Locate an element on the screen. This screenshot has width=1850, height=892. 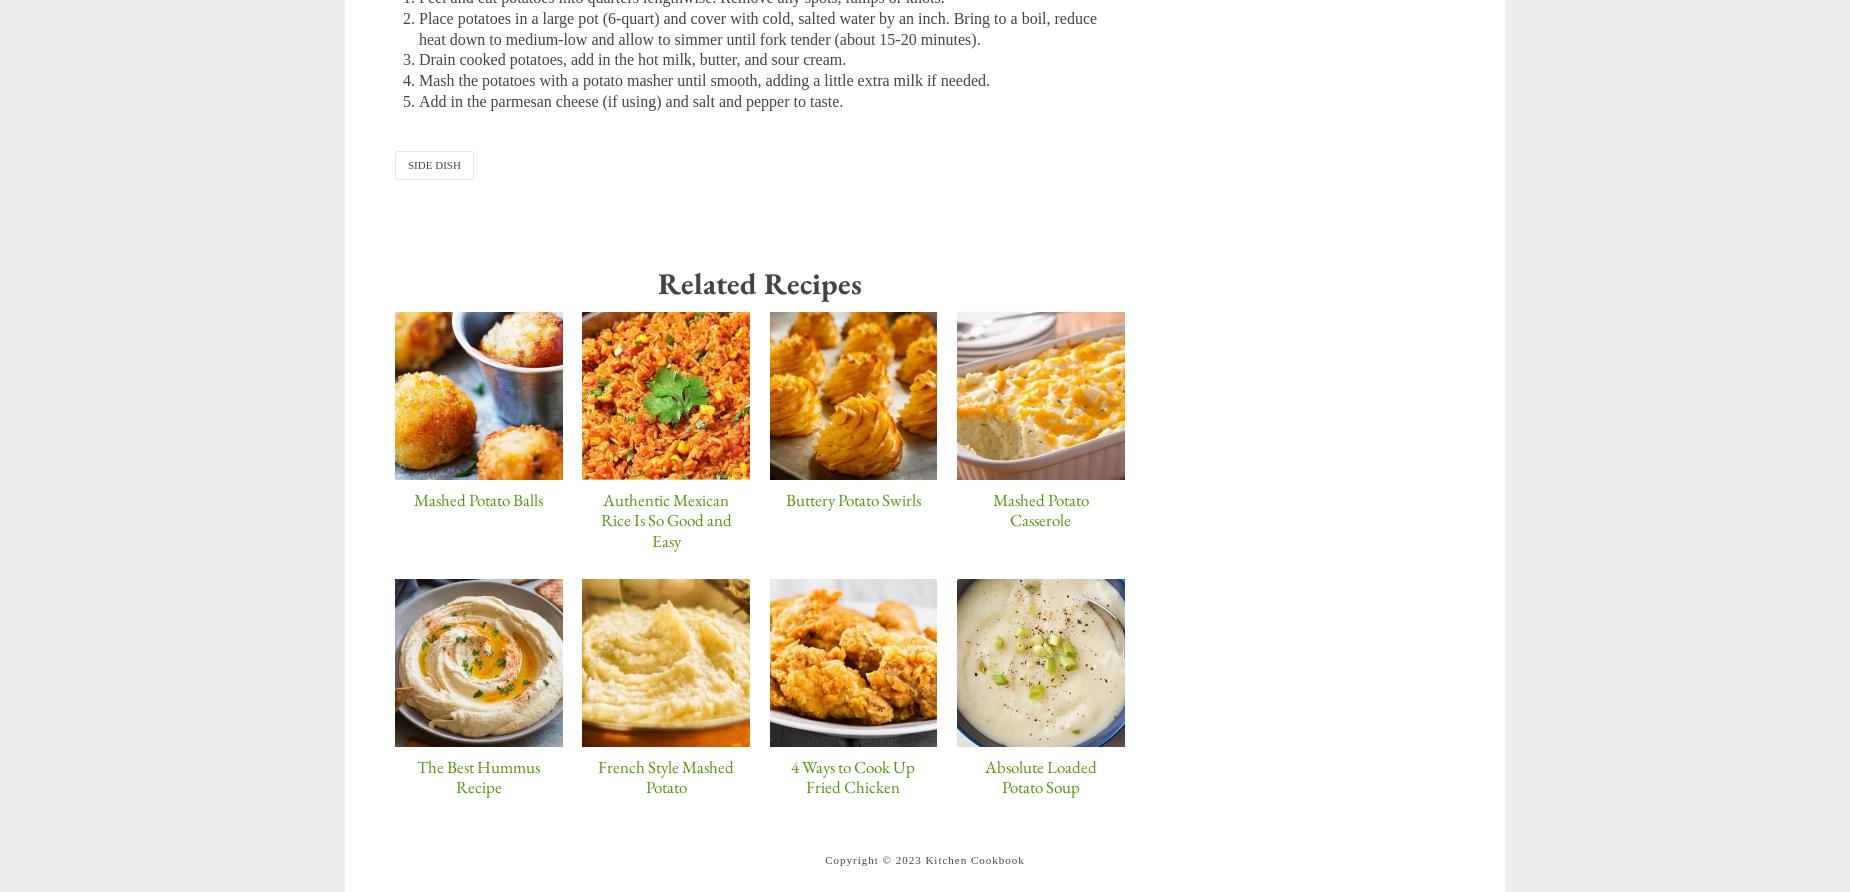
'Mashed Potato Casserole' is located at coordinates (1039, 509).